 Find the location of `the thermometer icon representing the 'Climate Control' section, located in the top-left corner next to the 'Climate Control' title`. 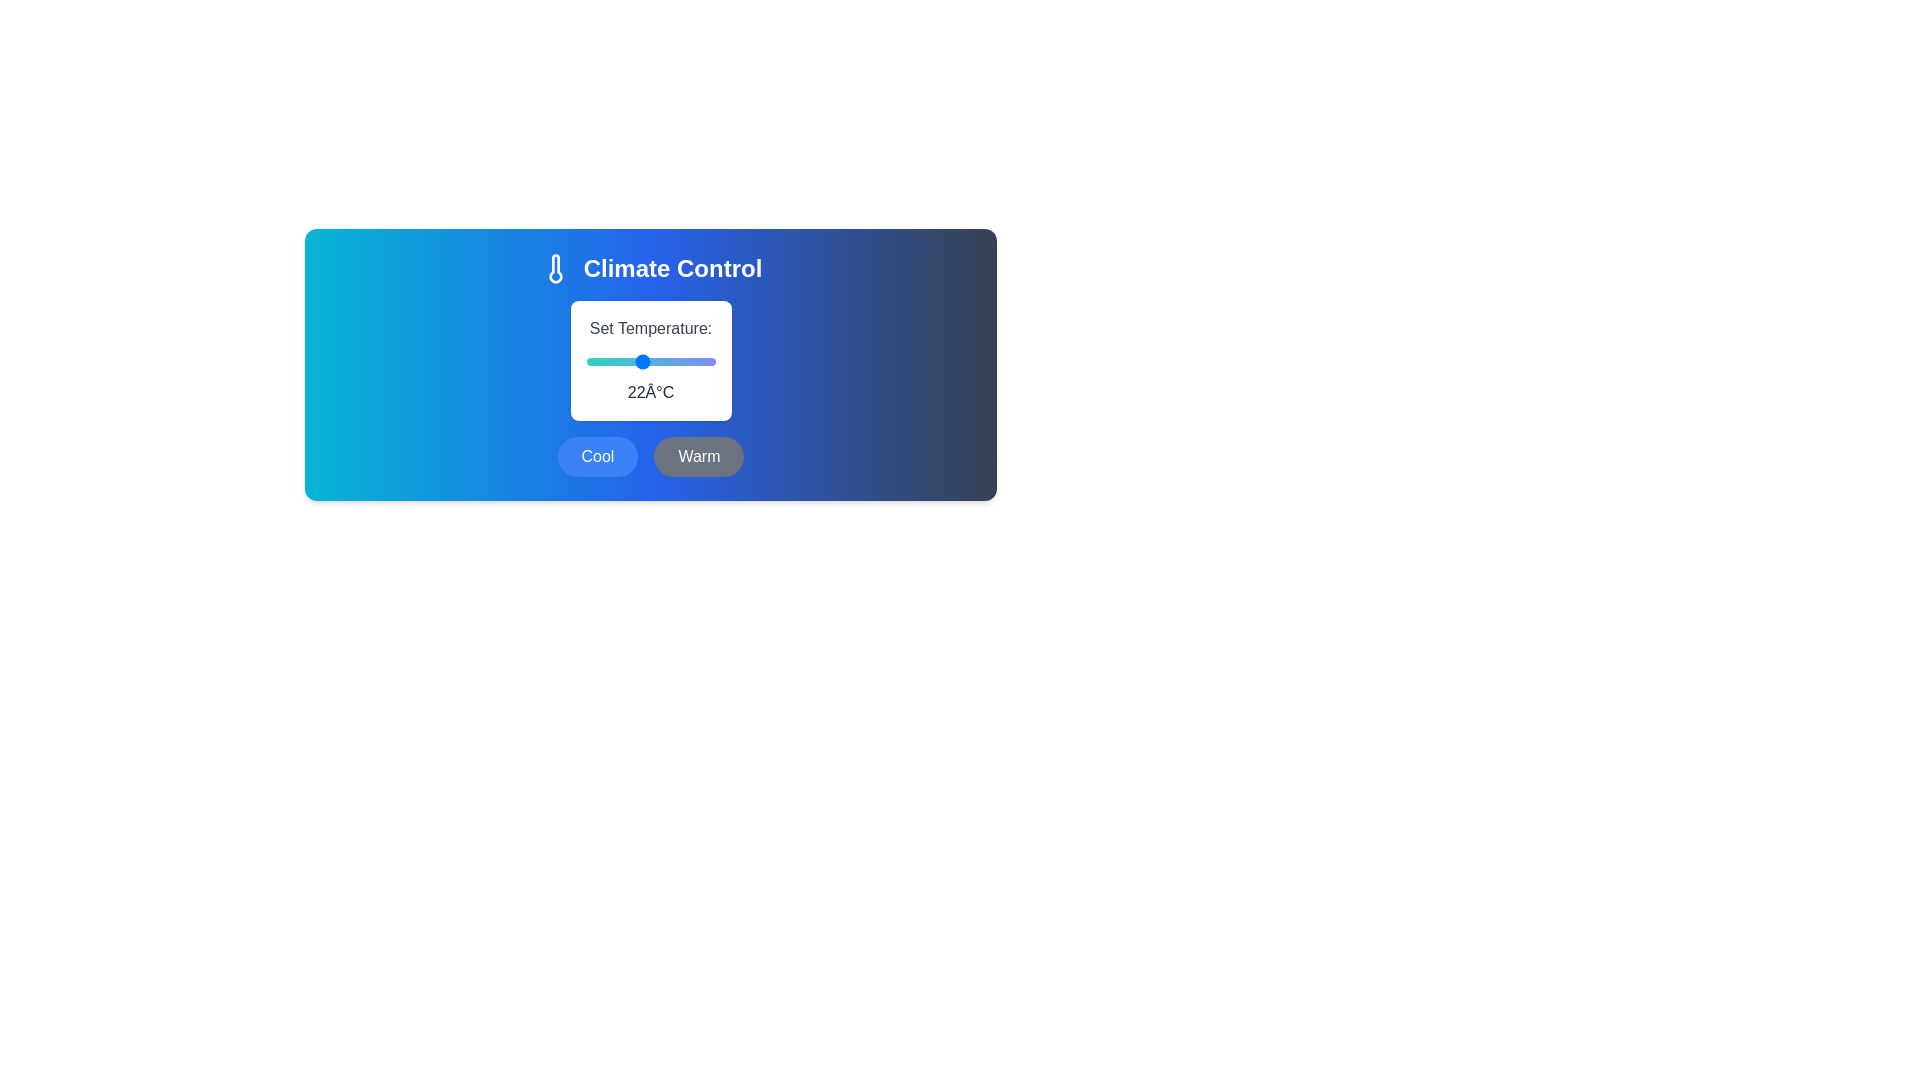

the thermometer icon representing the 'Climate Control' section, located in the top-left corner next to the 'Climate Control' title is located at coordinates (555, 268).